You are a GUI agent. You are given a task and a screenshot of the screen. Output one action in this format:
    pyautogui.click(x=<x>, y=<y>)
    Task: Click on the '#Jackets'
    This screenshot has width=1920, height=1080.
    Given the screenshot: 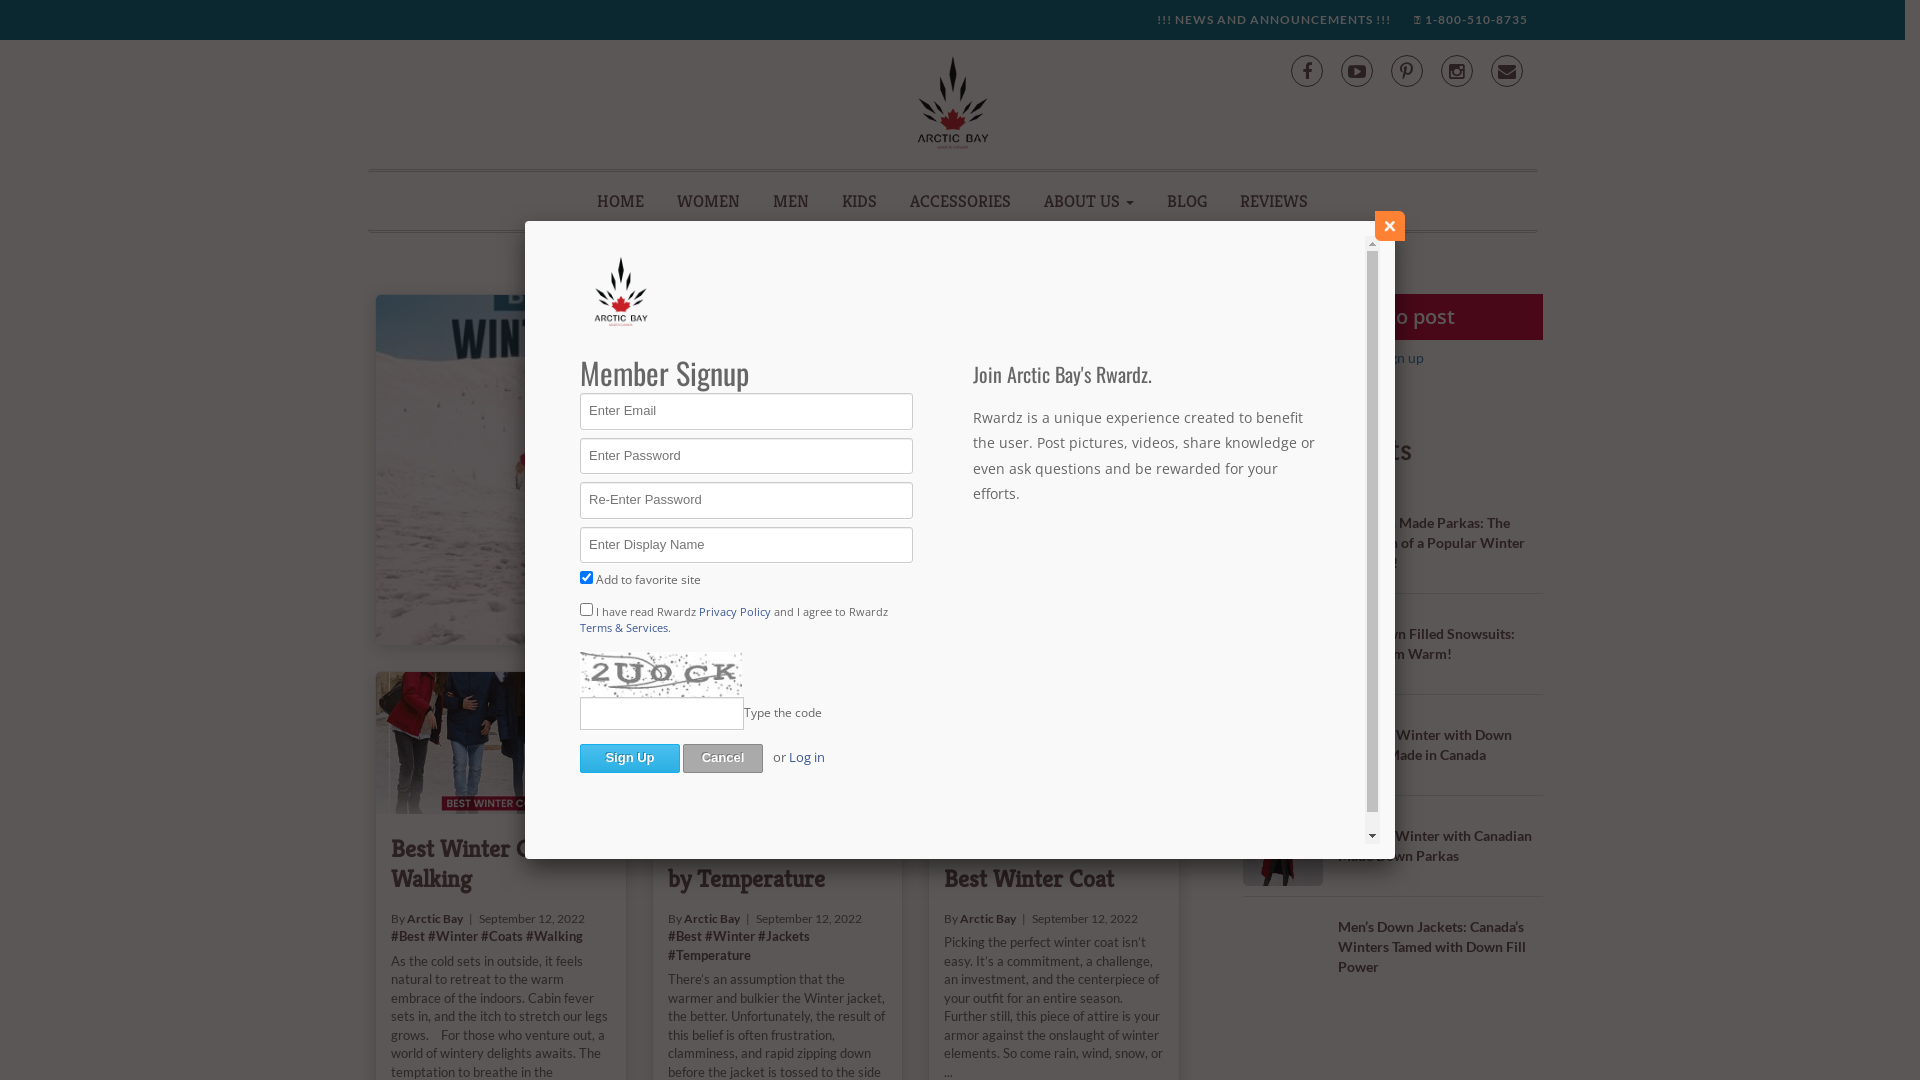 What is the action you would take?
    pyautogui.click(x=1016, y=386)
    